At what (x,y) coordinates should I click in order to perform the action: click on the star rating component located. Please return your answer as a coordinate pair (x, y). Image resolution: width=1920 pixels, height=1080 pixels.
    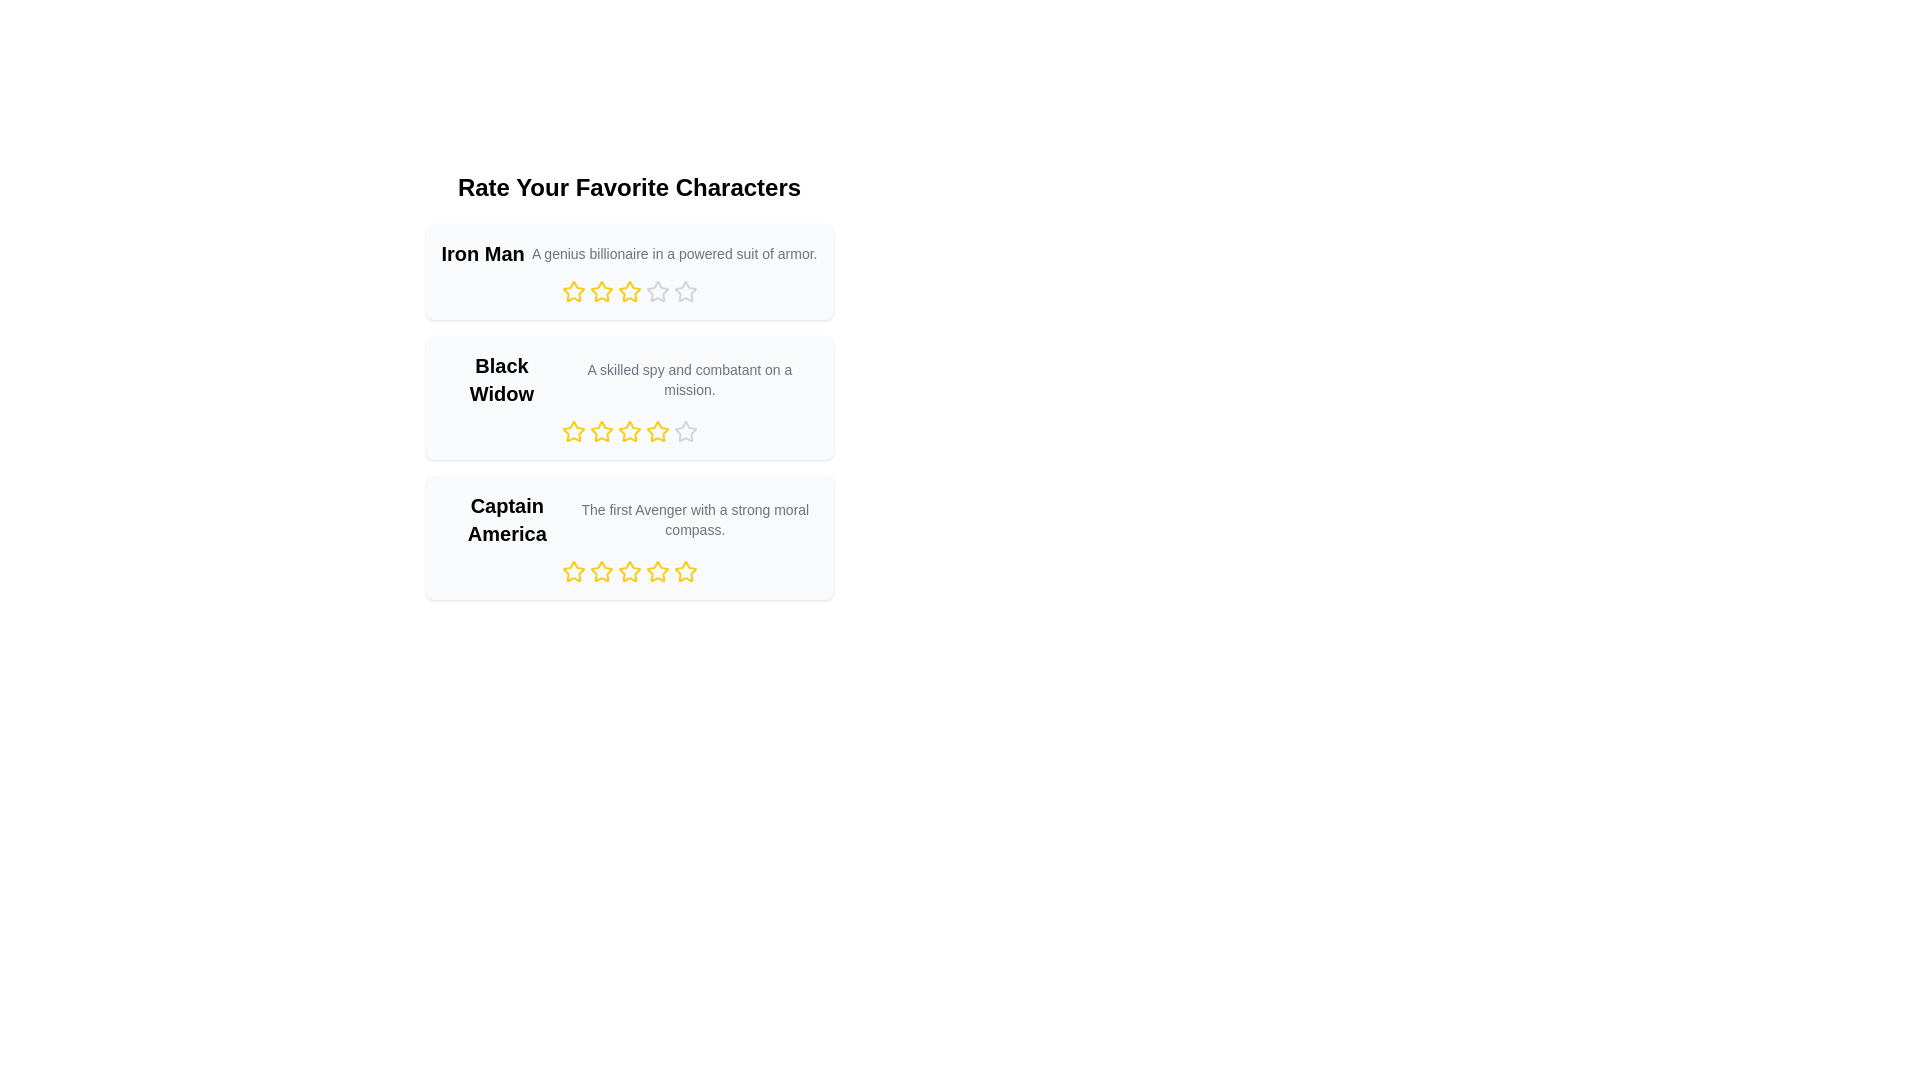
    Looking at the image, I should click on (628, 431).